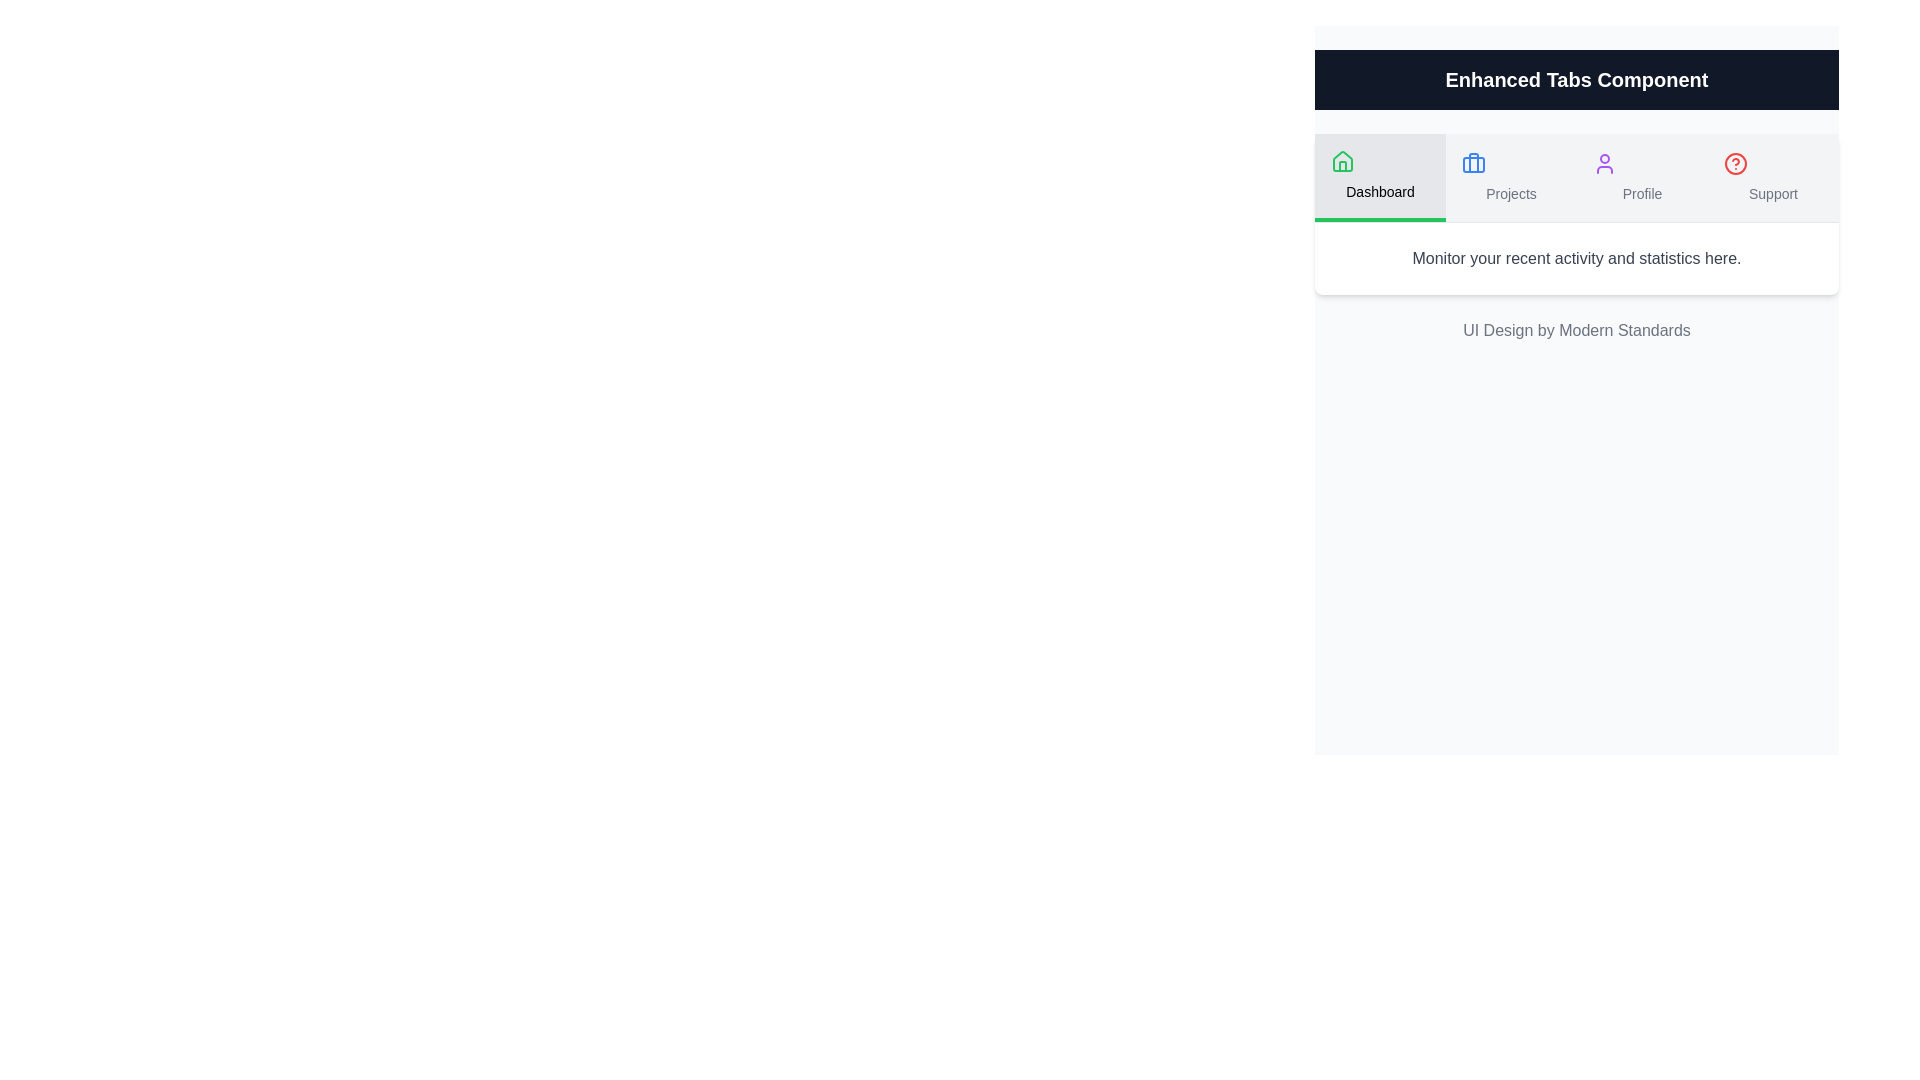  Describe the element at coordinates (1343, 161) in the screenshot. I see `the house icon with a green outline located at the top-center of the 'Dashboard' tab, above the 'Dashboard' label text` at that location.